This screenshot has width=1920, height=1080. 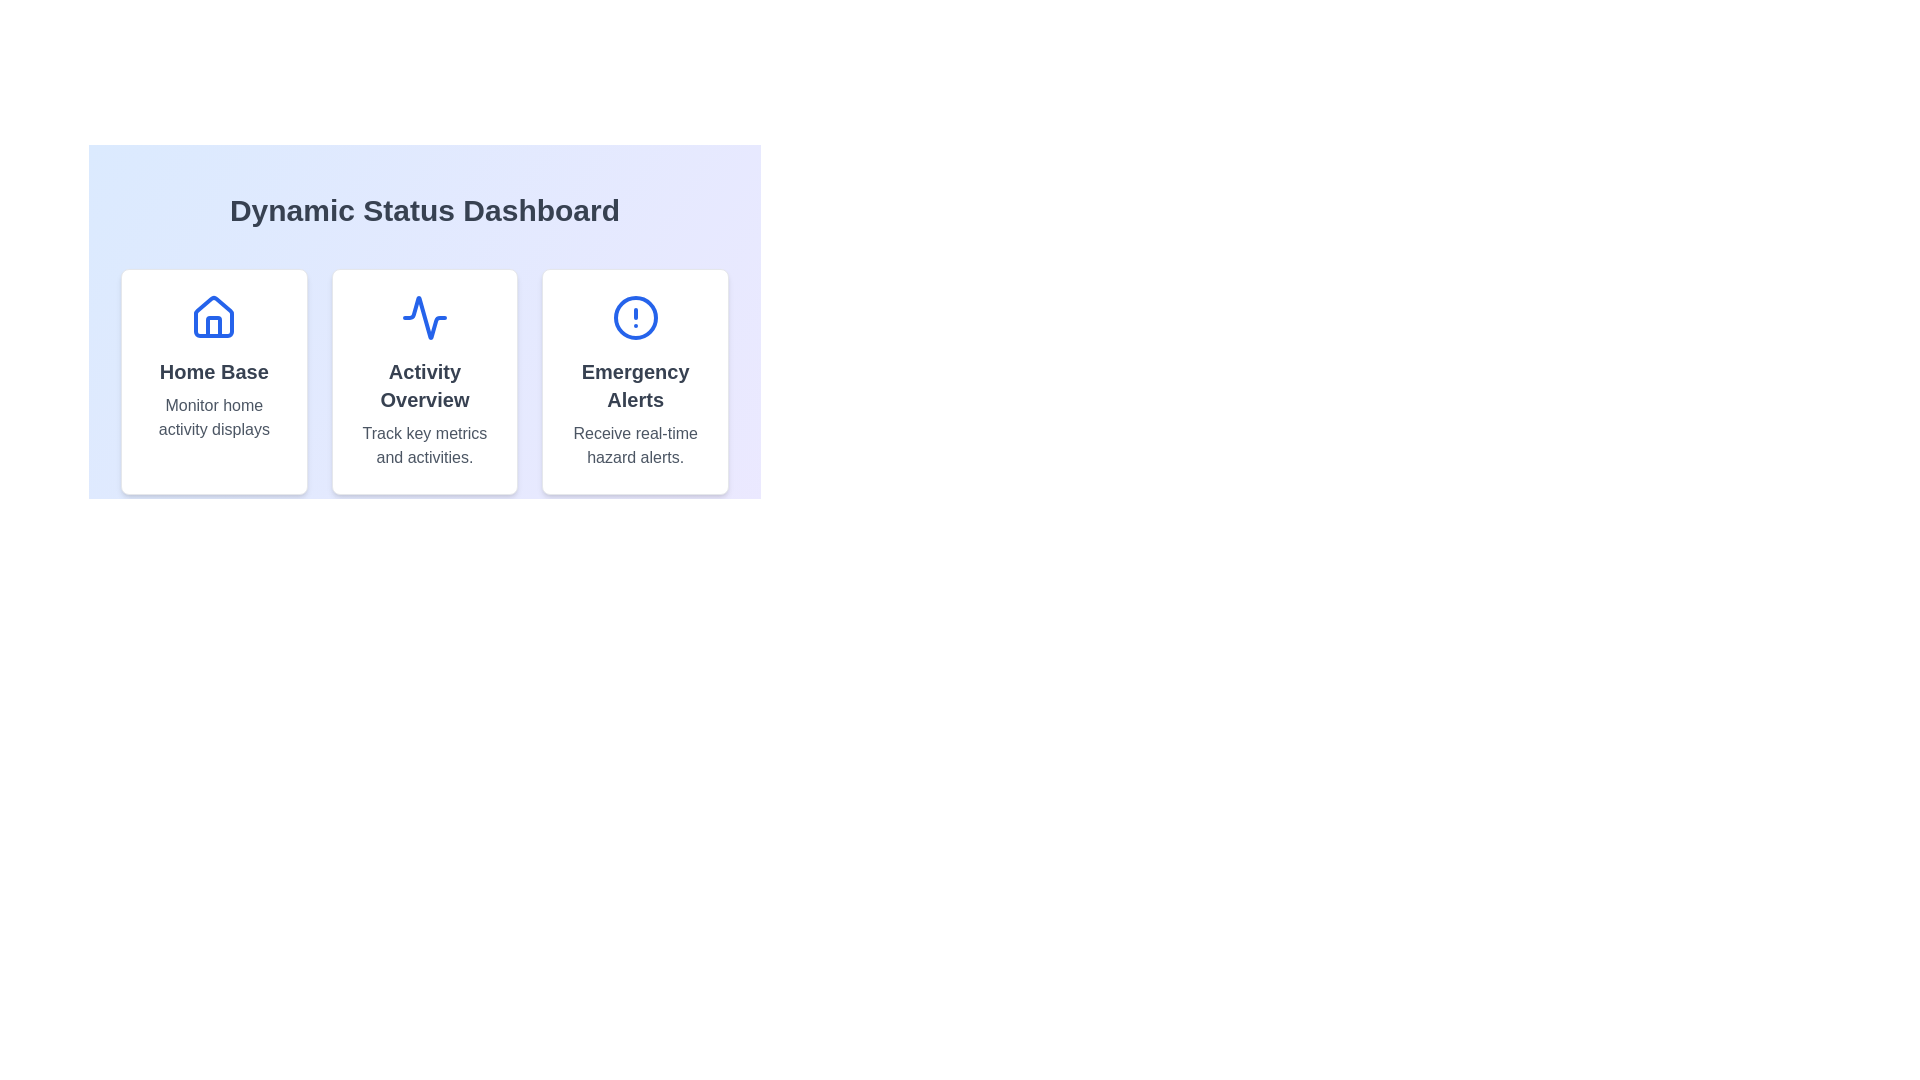 I want to click on the text label displaying 'Receive real-time hazard alerts.' located below the 'Emergency Alerts' heading in the rightmost card of the dashboard, so click(x=634, y=445).